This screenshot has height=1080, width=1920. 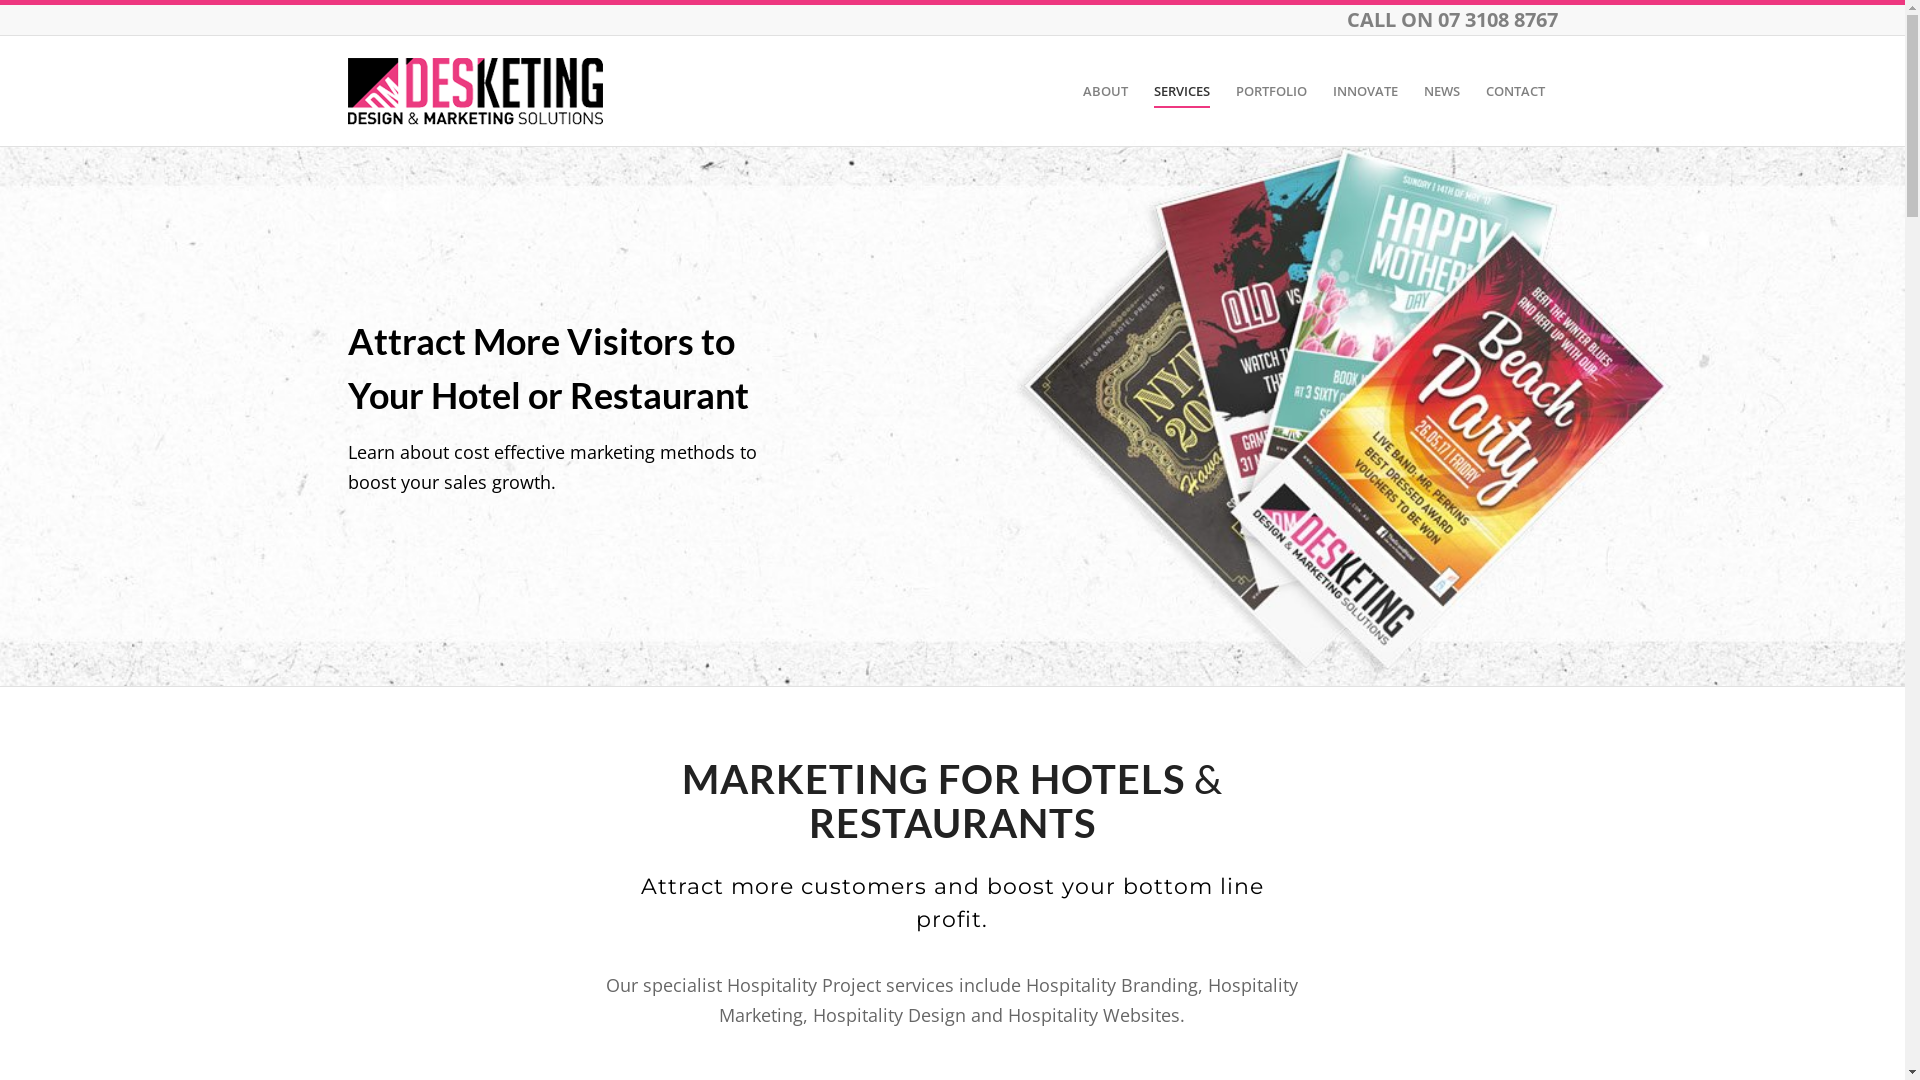 I want to click on 'INNOVATE', so click(x=1320, y=91).